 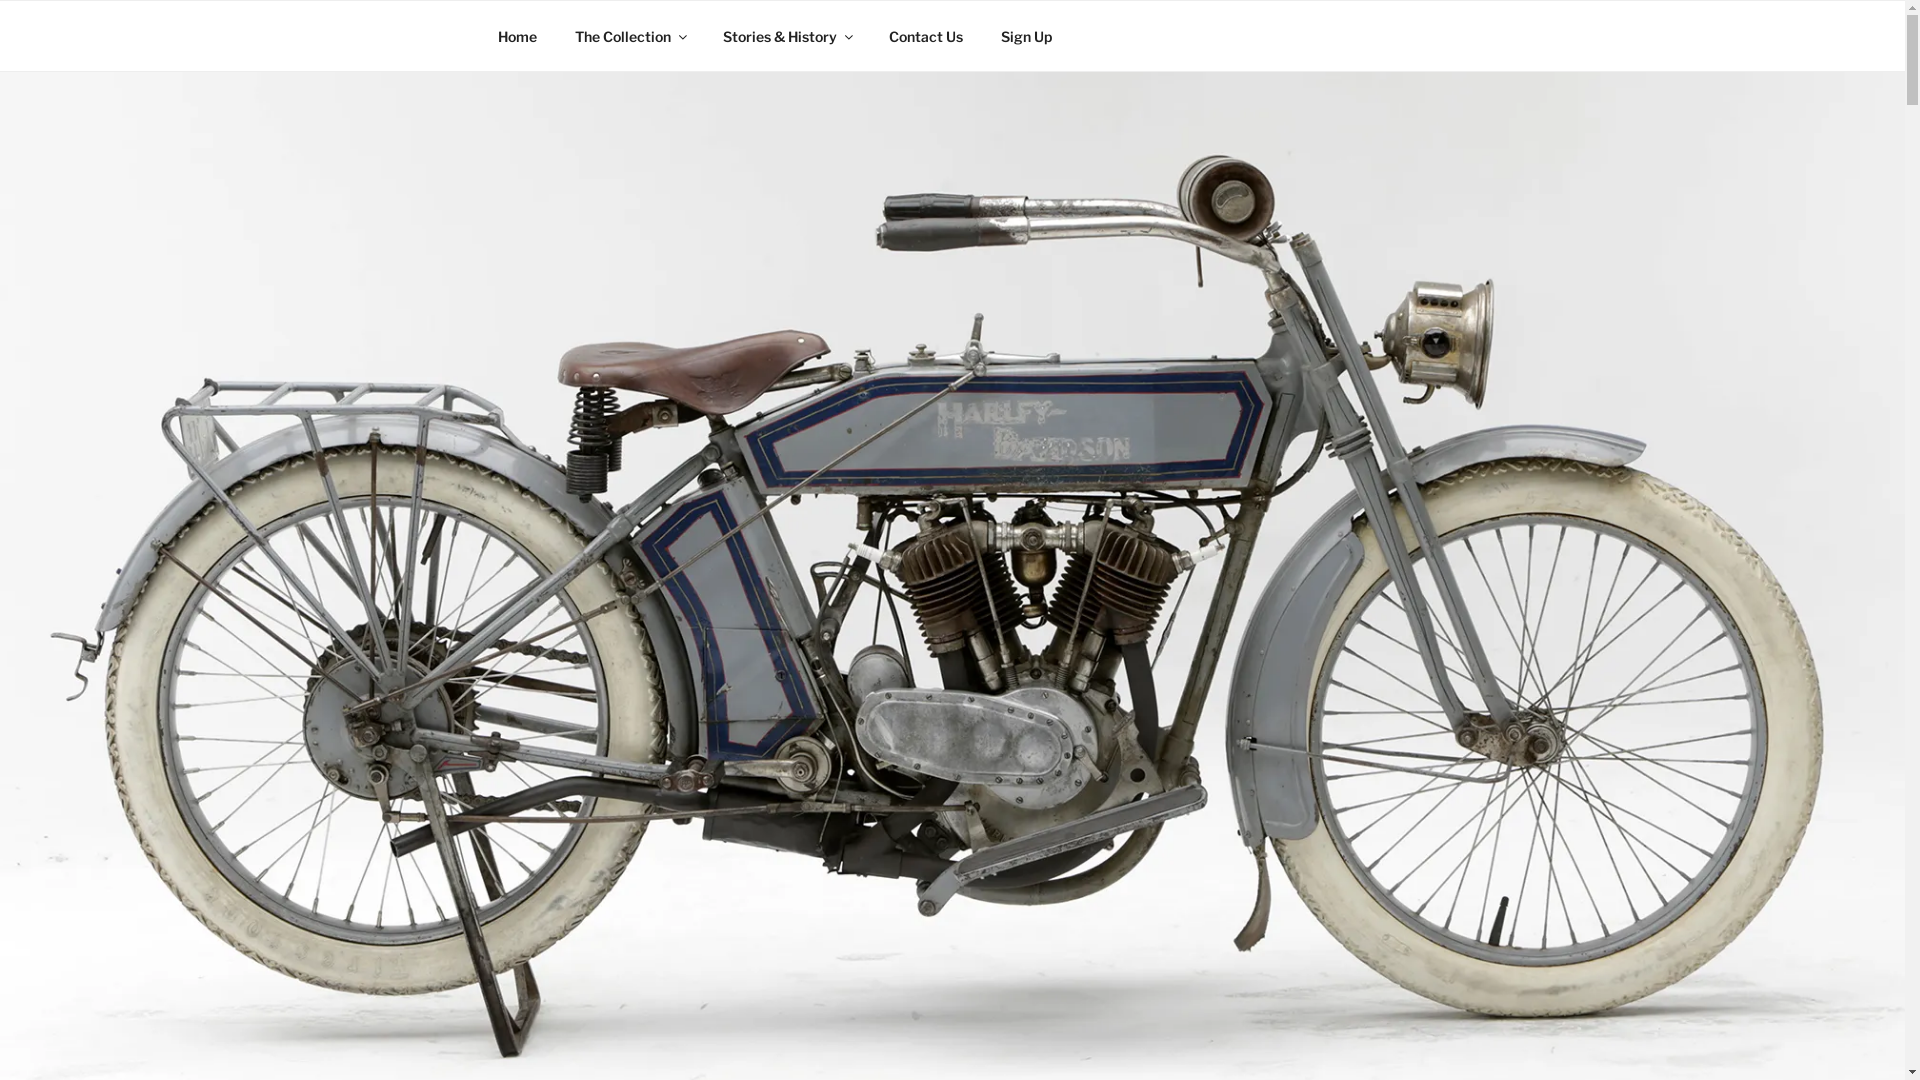 I want to click on 'Contact Us', so click(x=925, y=36).